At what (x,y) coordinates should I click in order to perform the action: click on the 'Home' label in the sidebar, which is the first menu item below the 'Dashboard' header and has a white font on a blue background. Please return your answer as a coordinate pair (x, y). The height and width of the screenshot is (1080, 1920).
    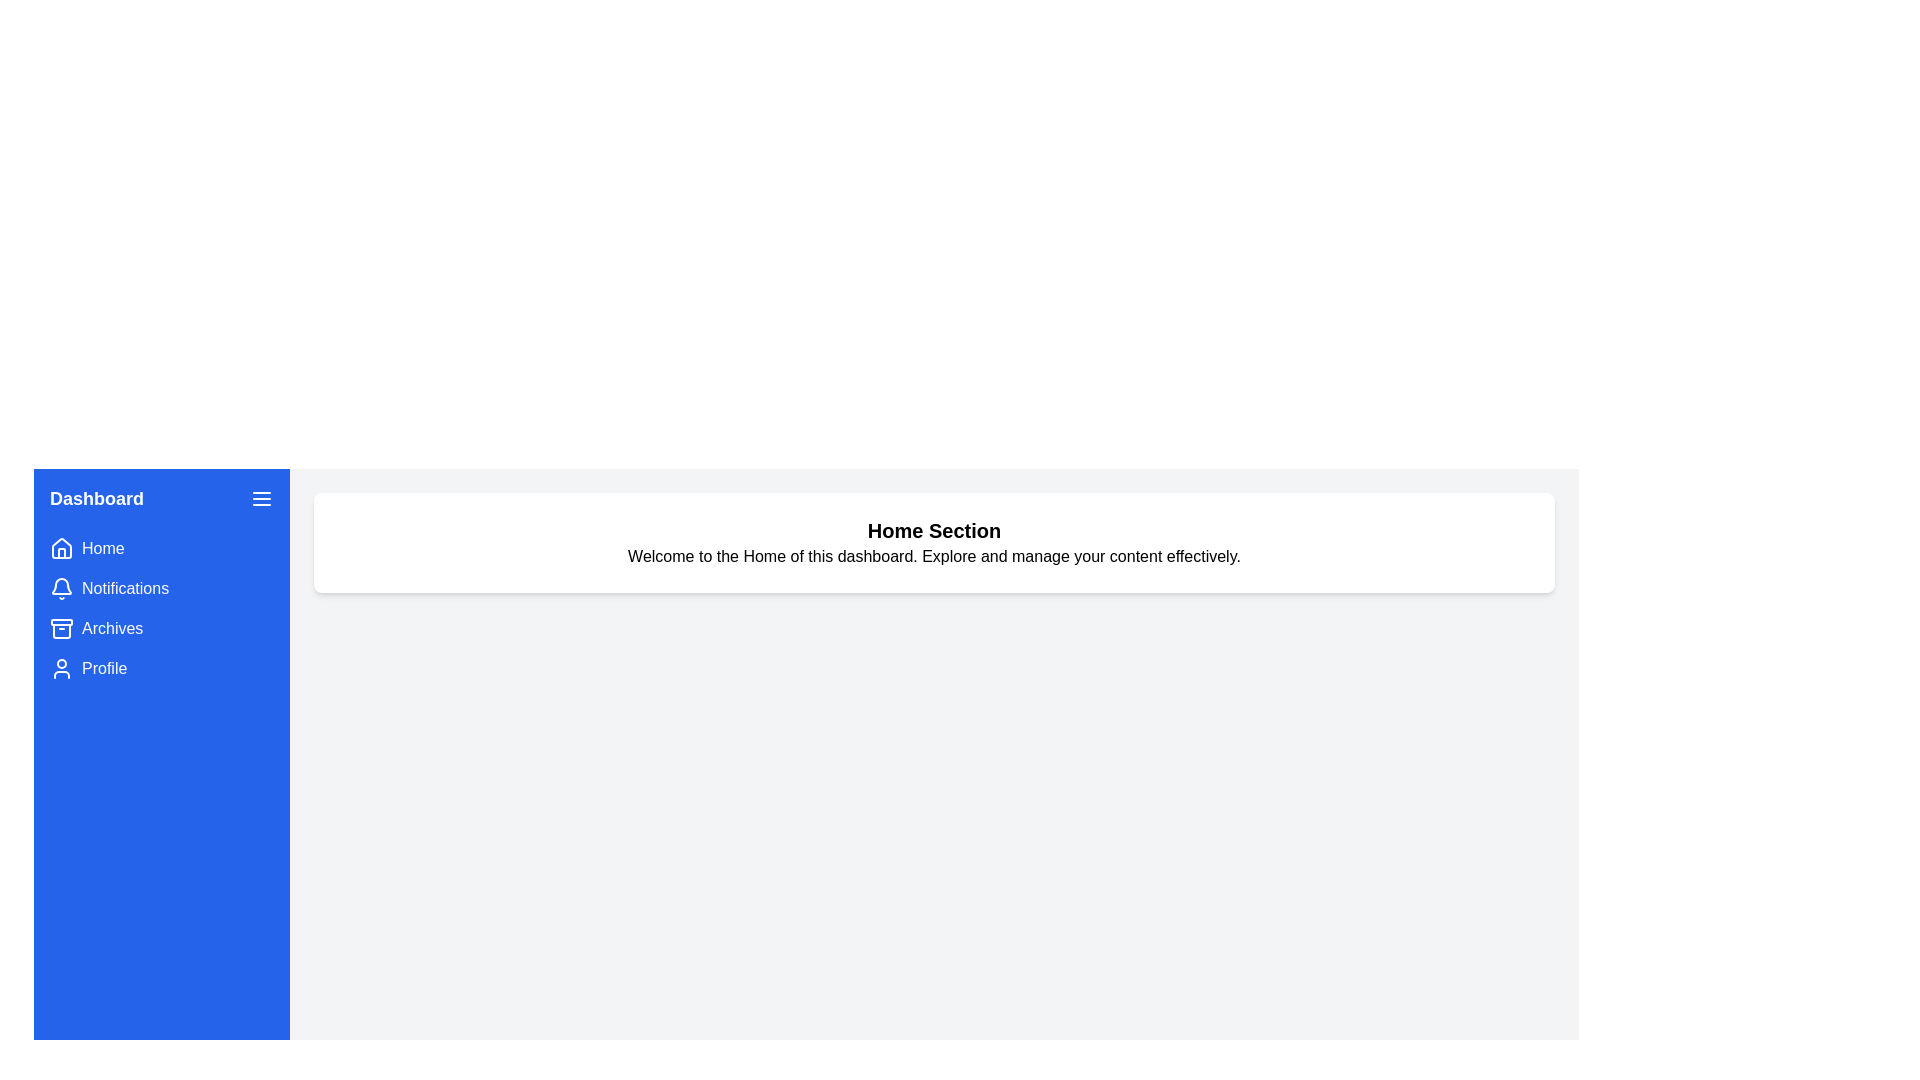
    Looking at the image, I should click on (102, 548).